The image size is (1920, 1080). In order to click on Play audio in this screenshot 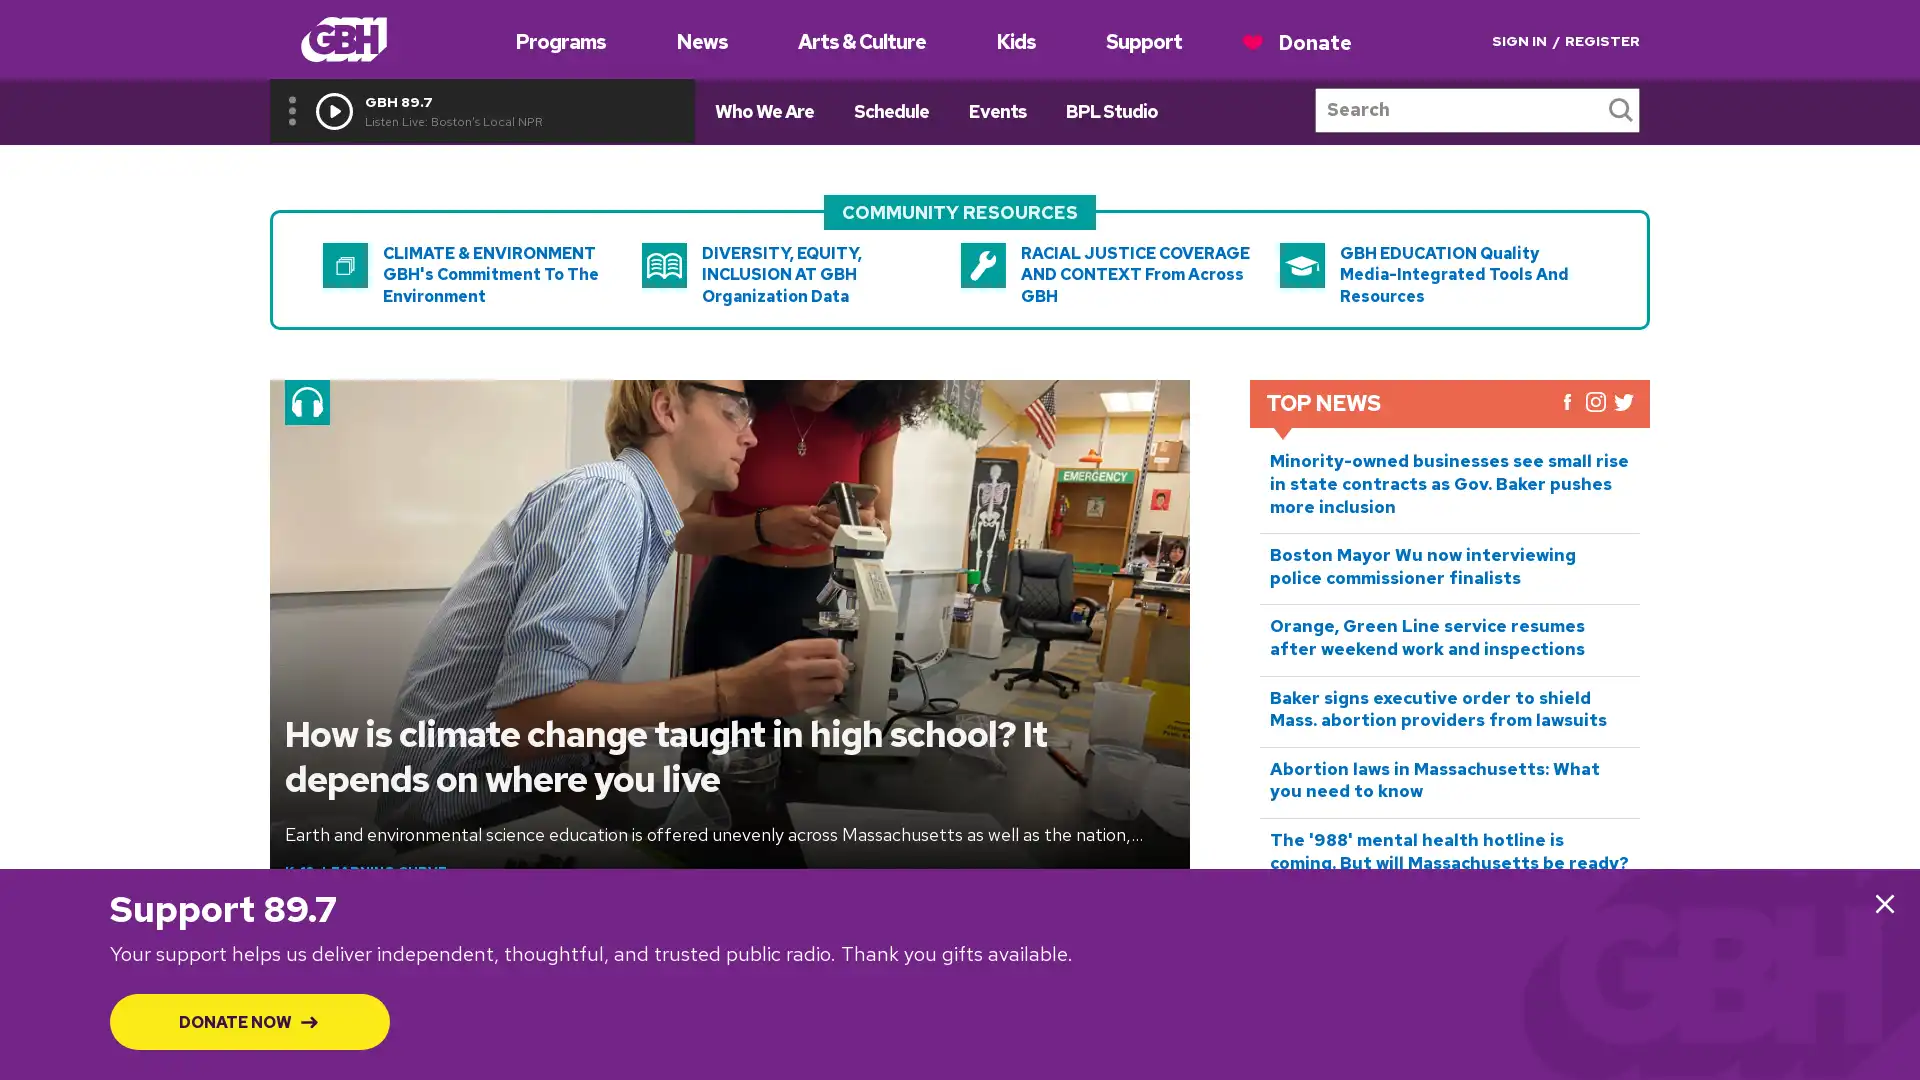, I will do `click(334, 110)`.